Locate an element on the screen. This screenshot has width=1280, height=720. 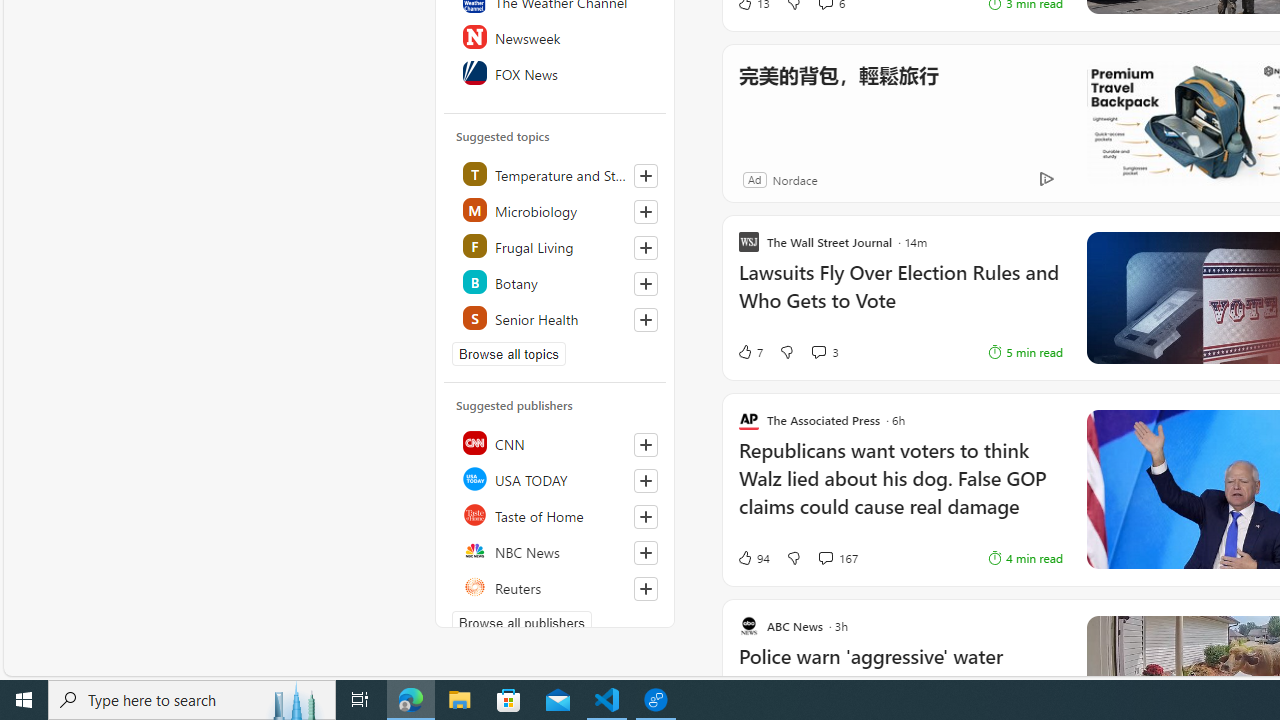
'Class: highlight' is located at coordinates (556, 316).